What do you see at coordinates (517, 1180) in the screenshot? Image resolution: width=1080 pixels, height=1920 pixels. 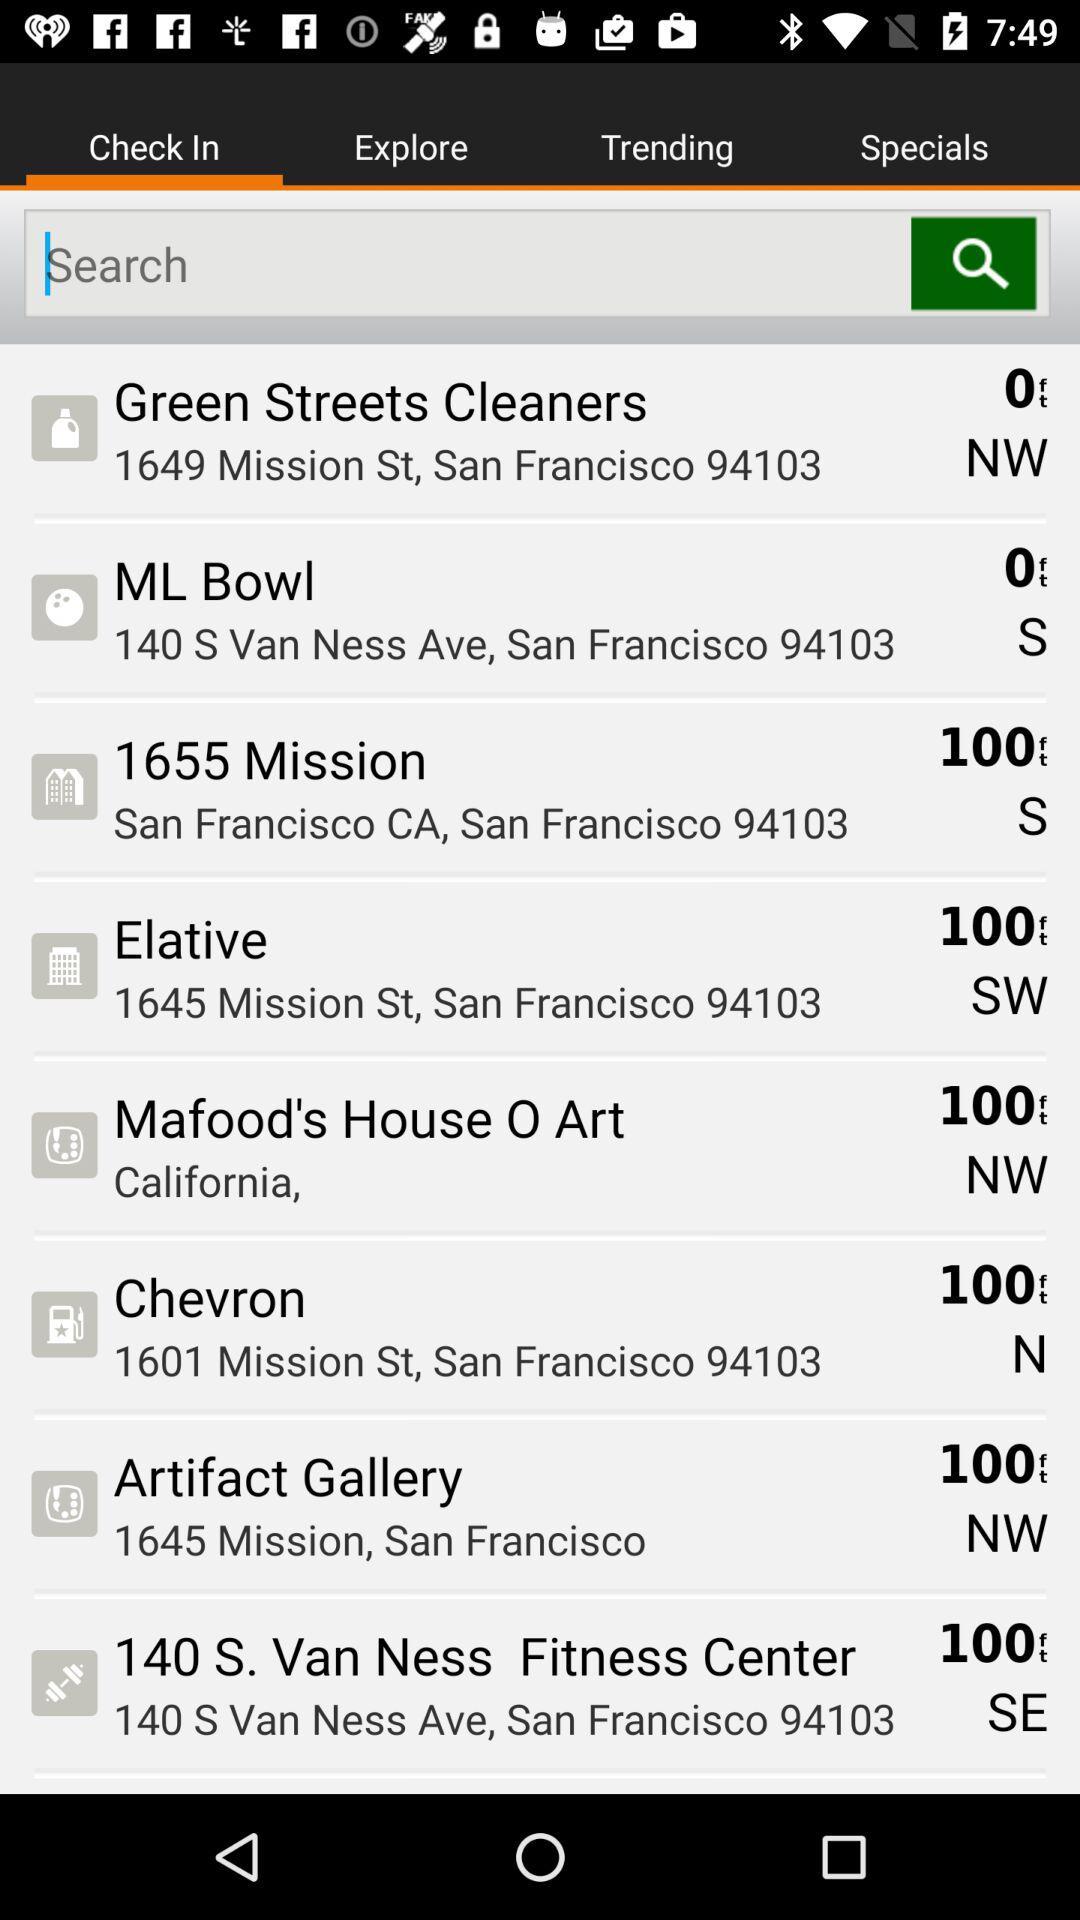 I see `icon above the chevron` at bounding box center [517, 1180].